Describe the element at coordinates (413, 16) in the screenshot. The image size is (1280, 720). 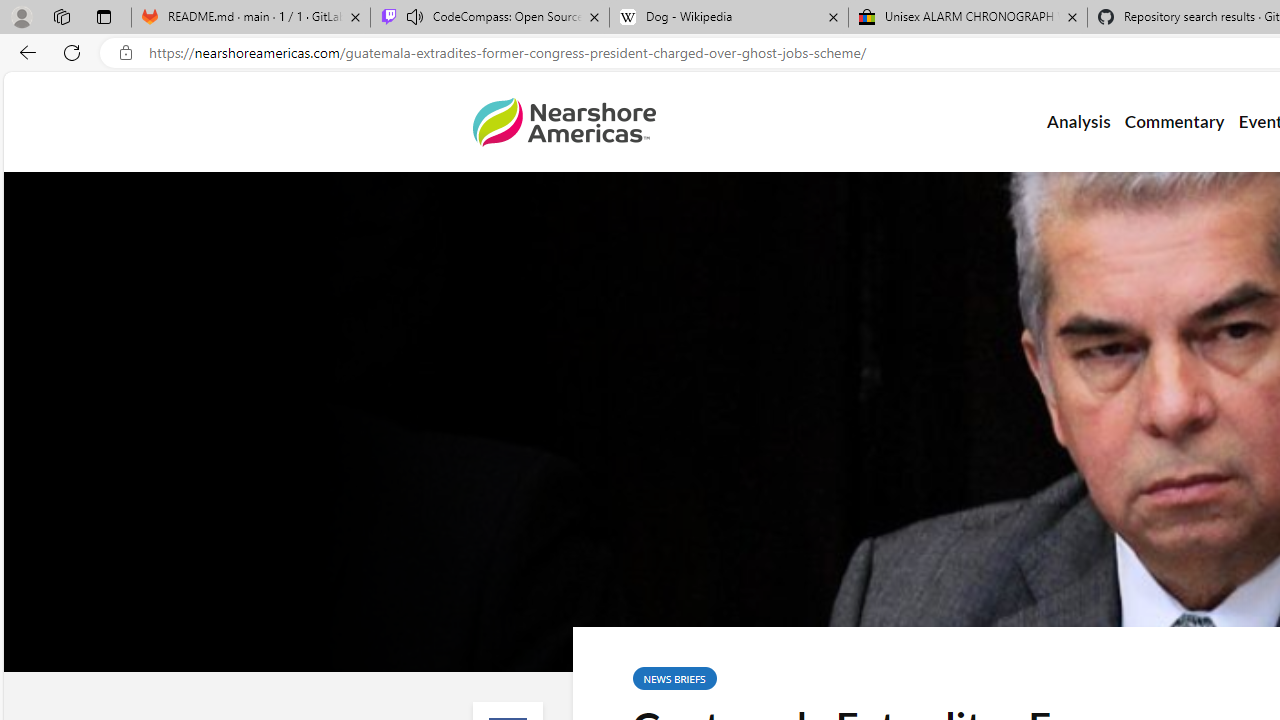
I see `'Mute tab'` at that location.